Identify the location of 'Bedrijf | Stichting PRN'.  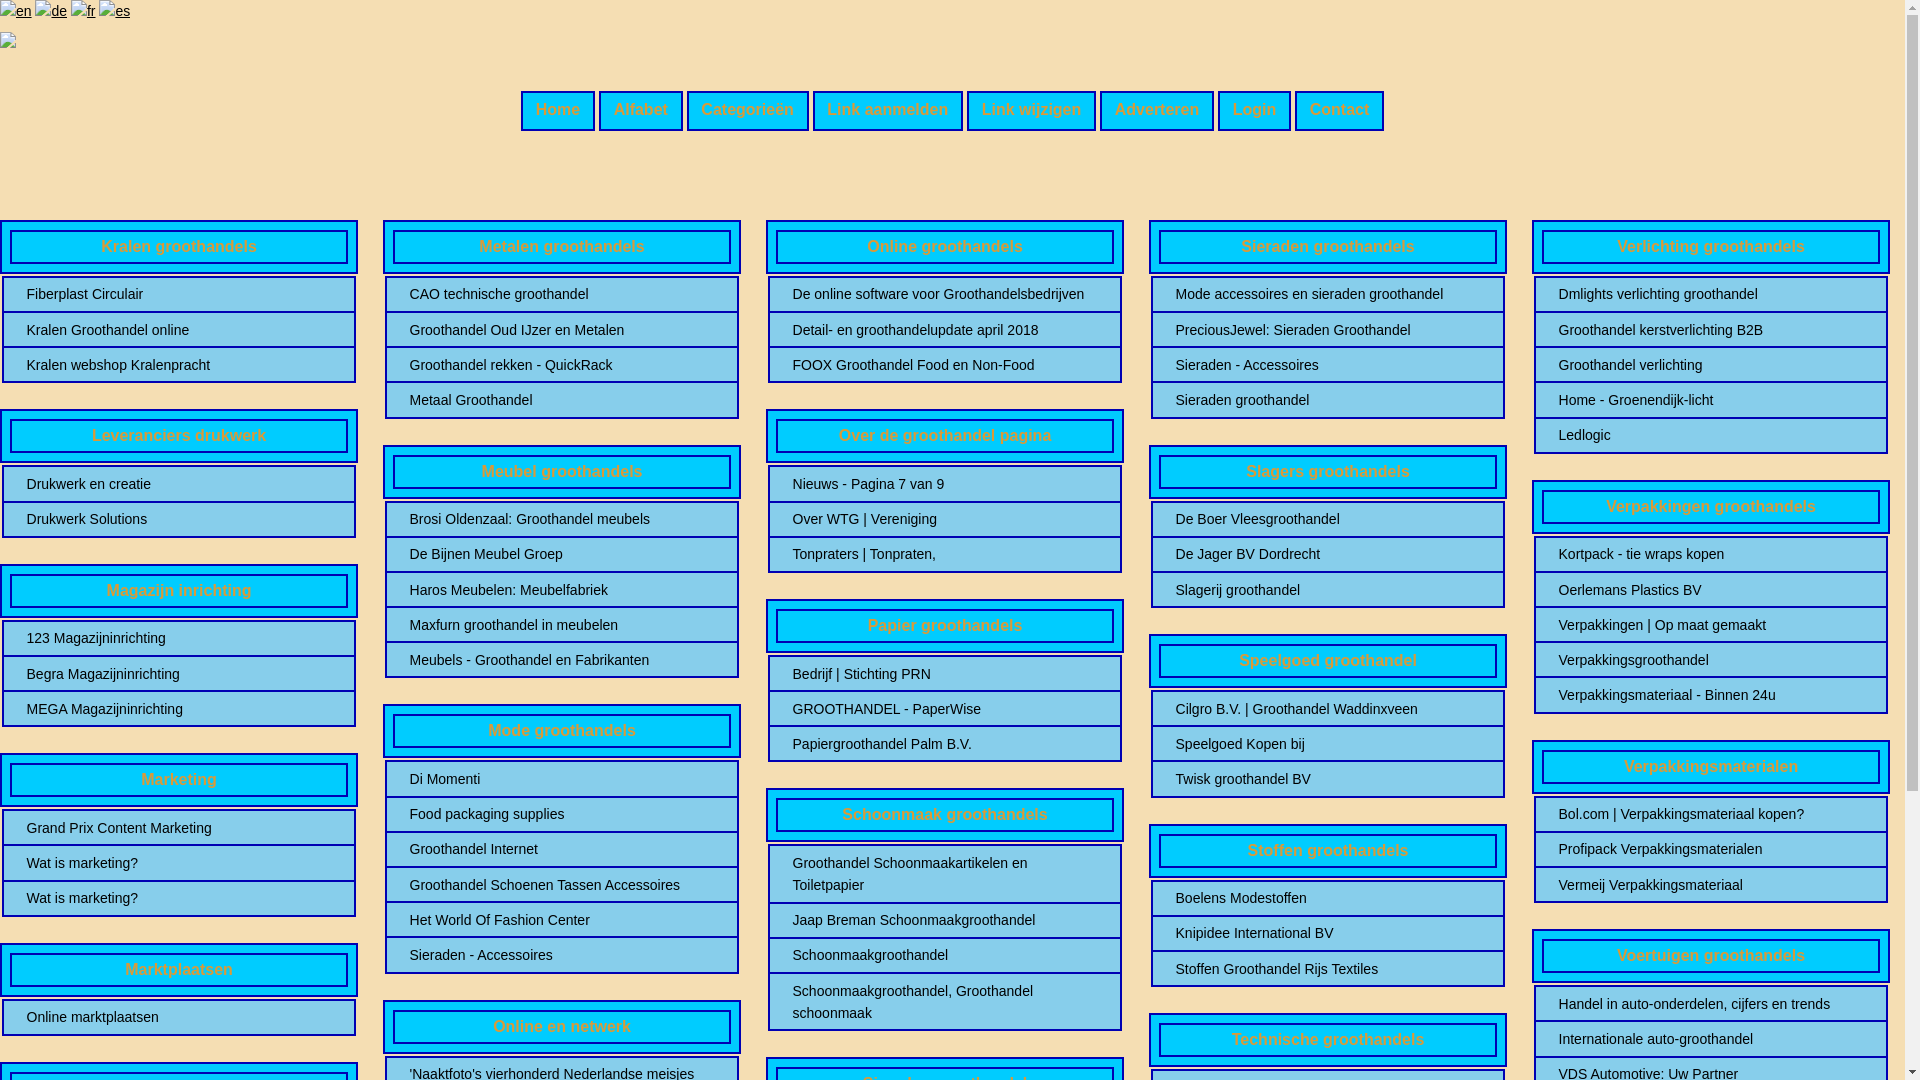
(944, 674).